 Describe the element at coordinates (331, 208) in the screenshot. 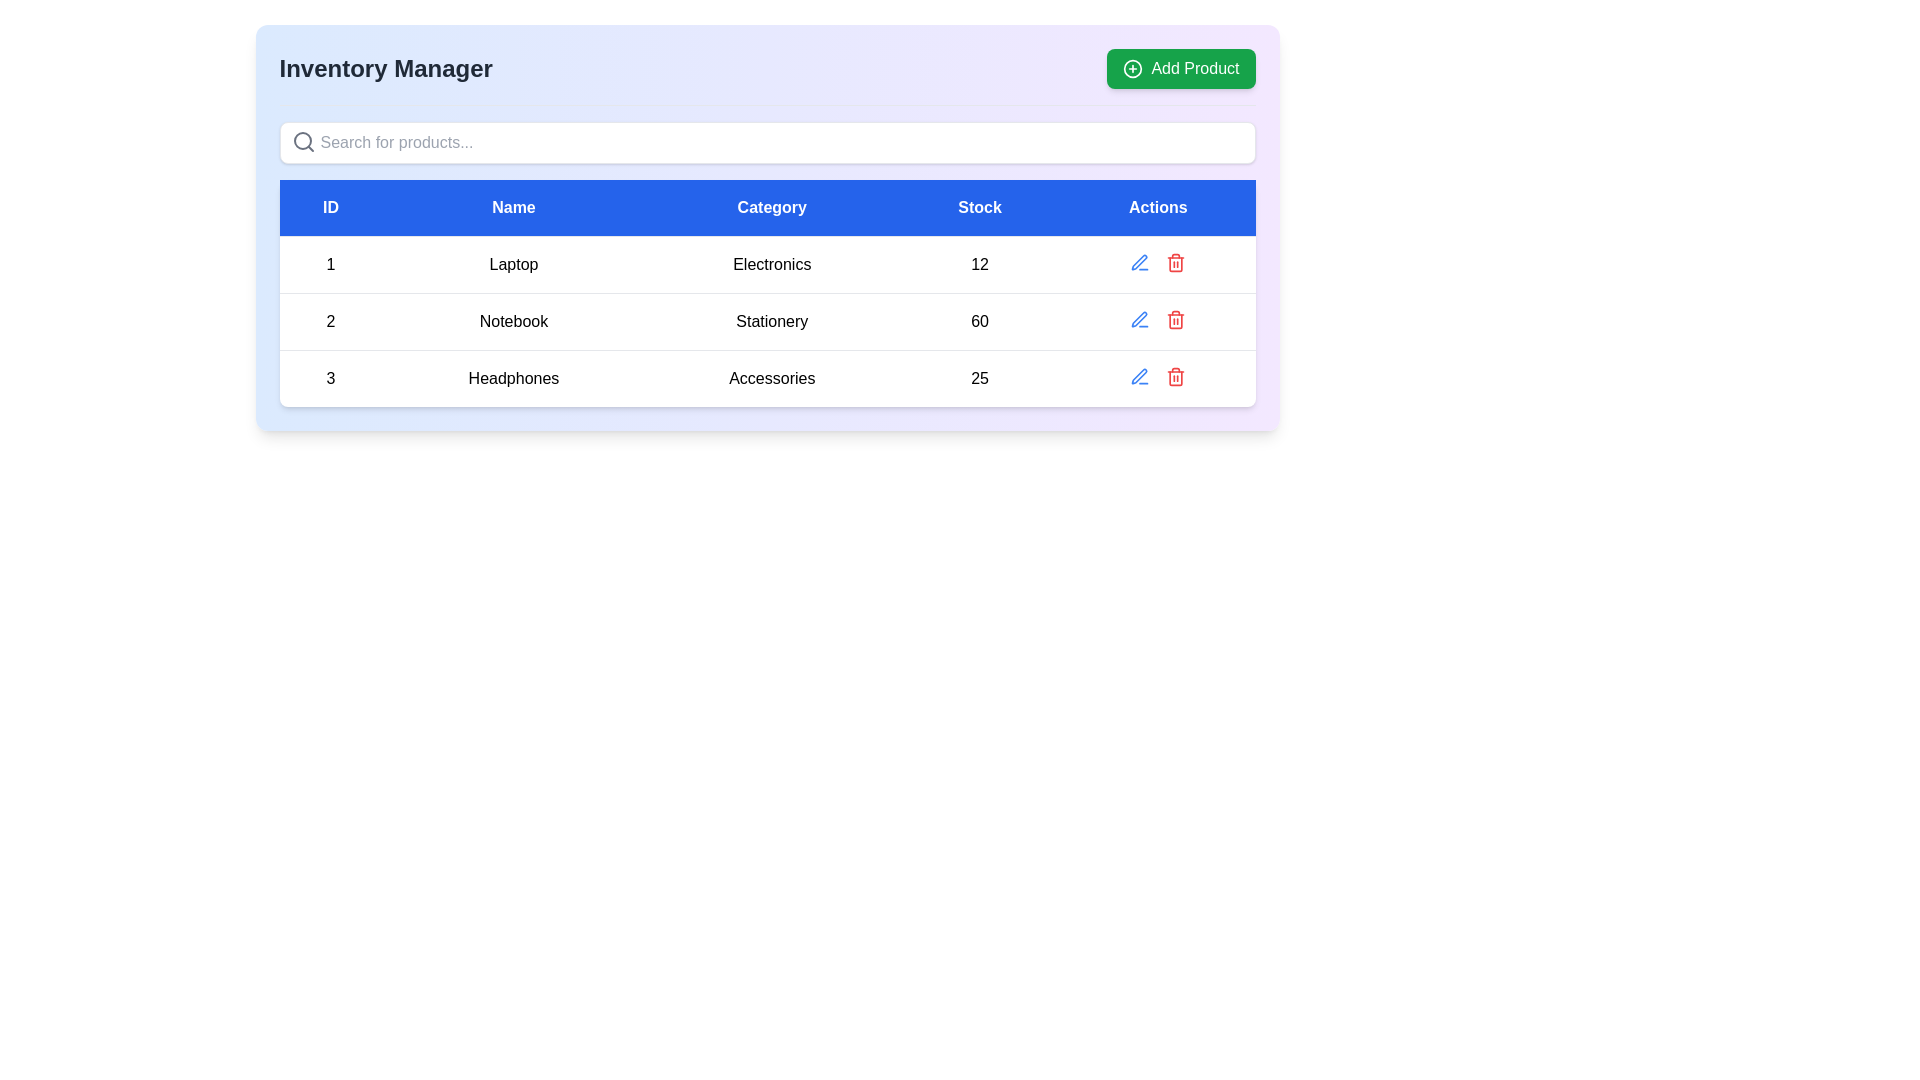

I see `the header cell displaying 'ID', which is a rectangular blue area with white bold text, positioned at the top-left of the table layout` at that location.